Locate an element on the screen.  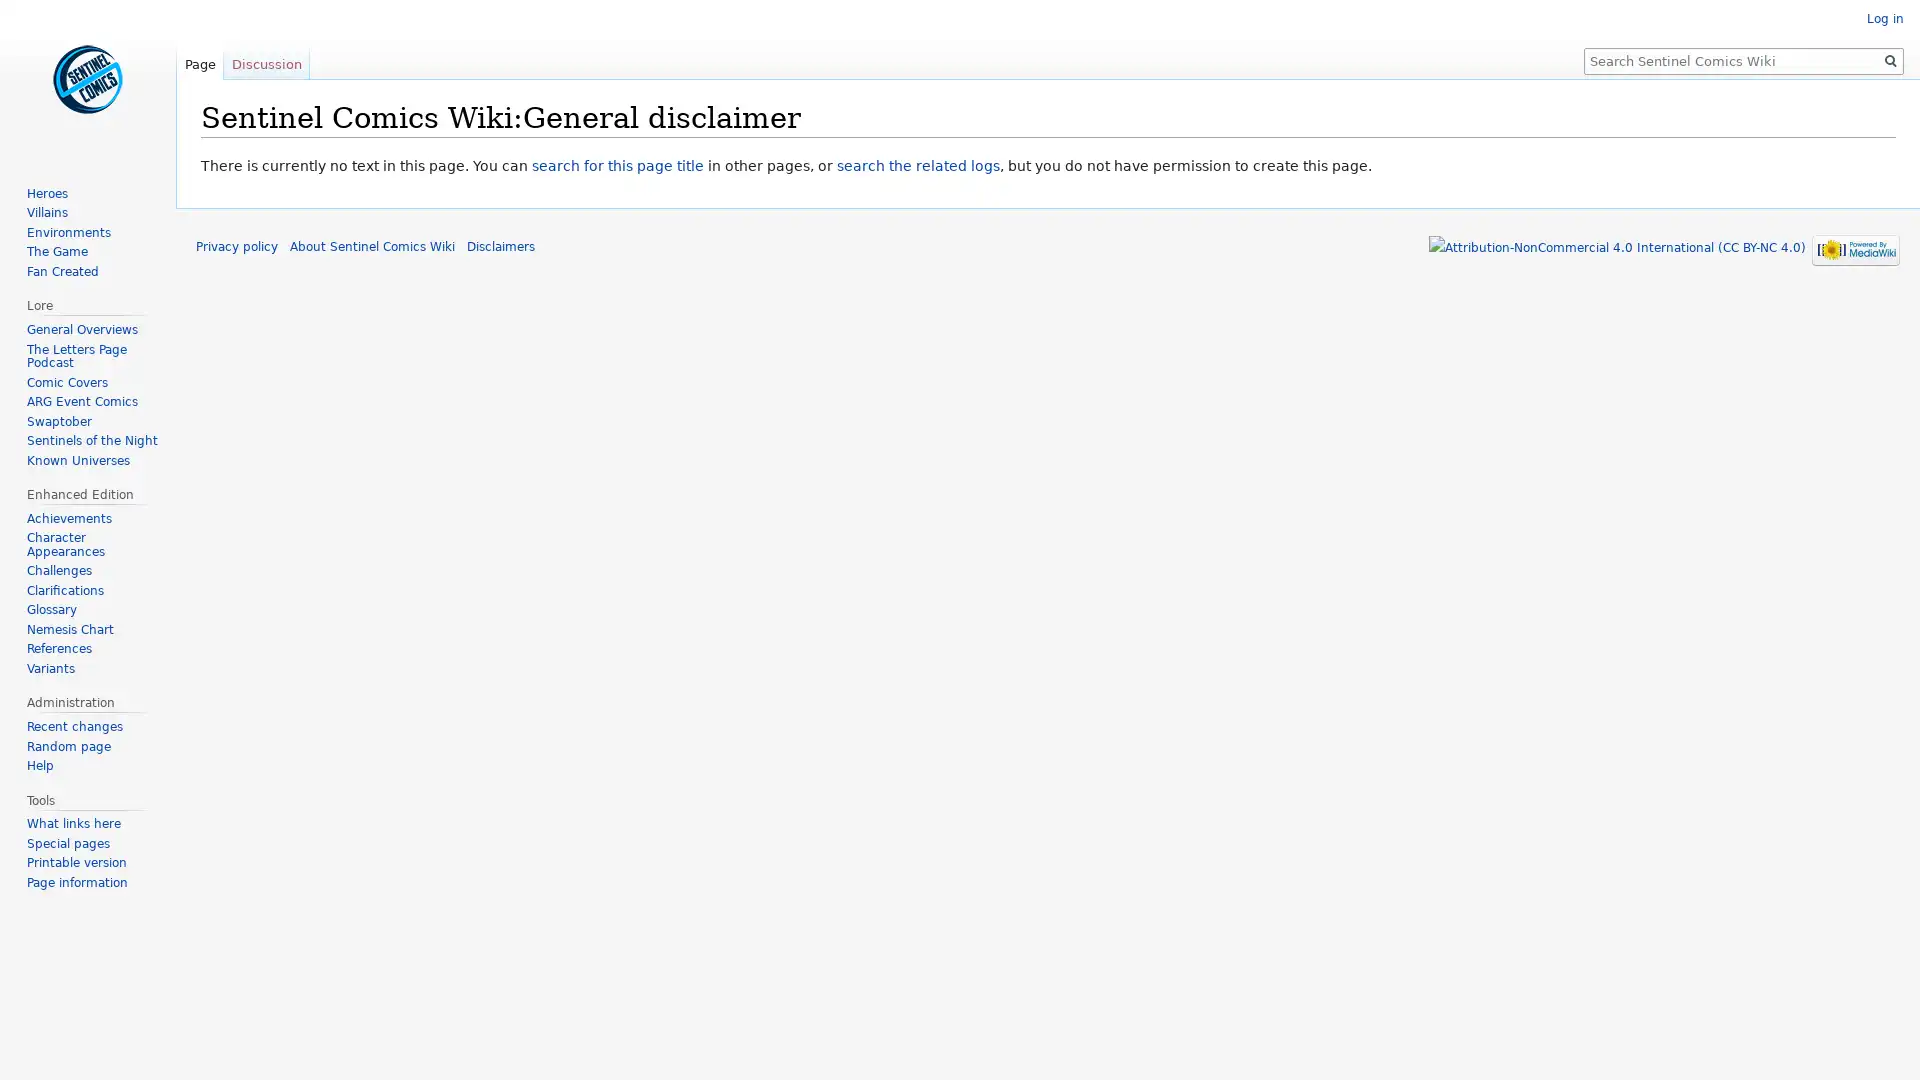
Search is located at coordinates (1890, 60).